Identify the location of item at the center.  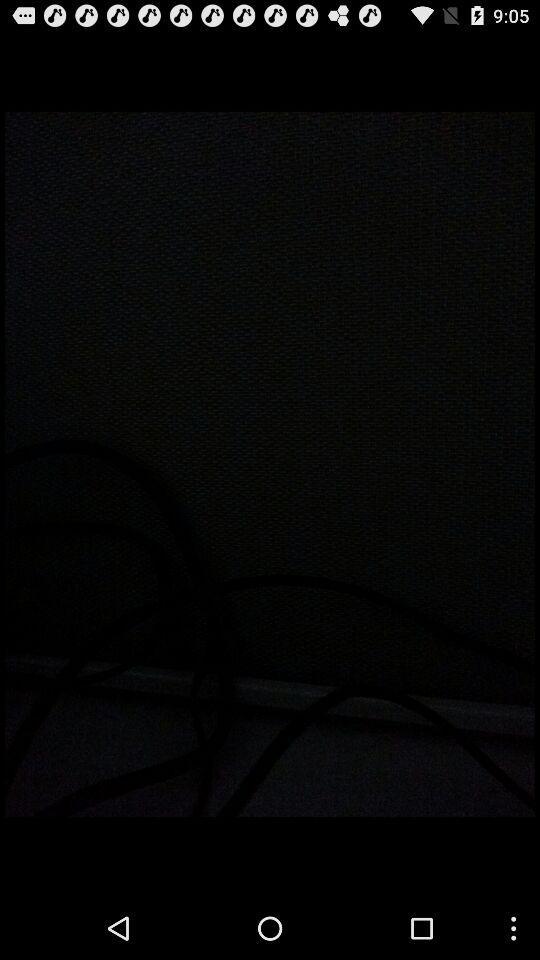
(270, 464).